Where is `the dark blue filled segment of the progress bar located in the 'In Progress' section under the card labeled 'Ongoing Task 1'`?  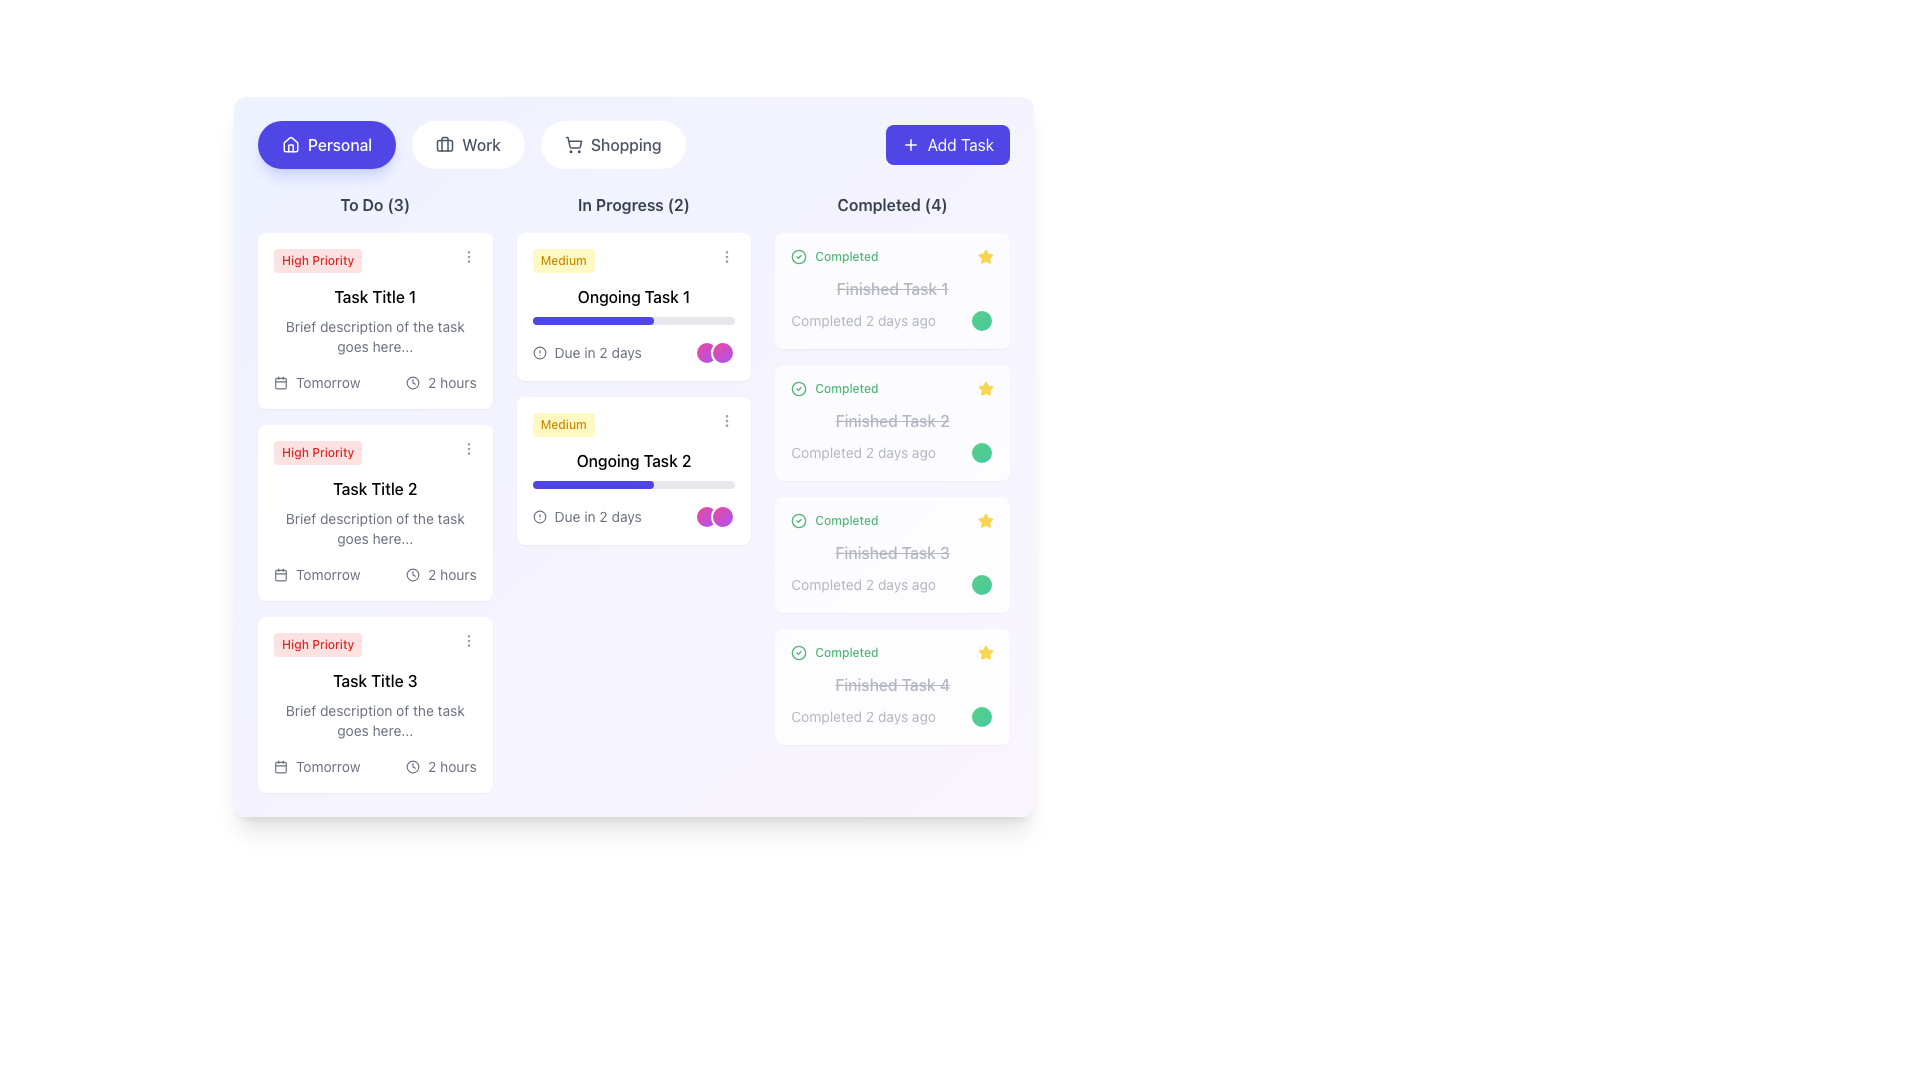
the dark blue filled segment of the progress bar located in the 'In Progress' section under the card labeled 'Ongoing Task 1' is located at coordinates (592, 319).